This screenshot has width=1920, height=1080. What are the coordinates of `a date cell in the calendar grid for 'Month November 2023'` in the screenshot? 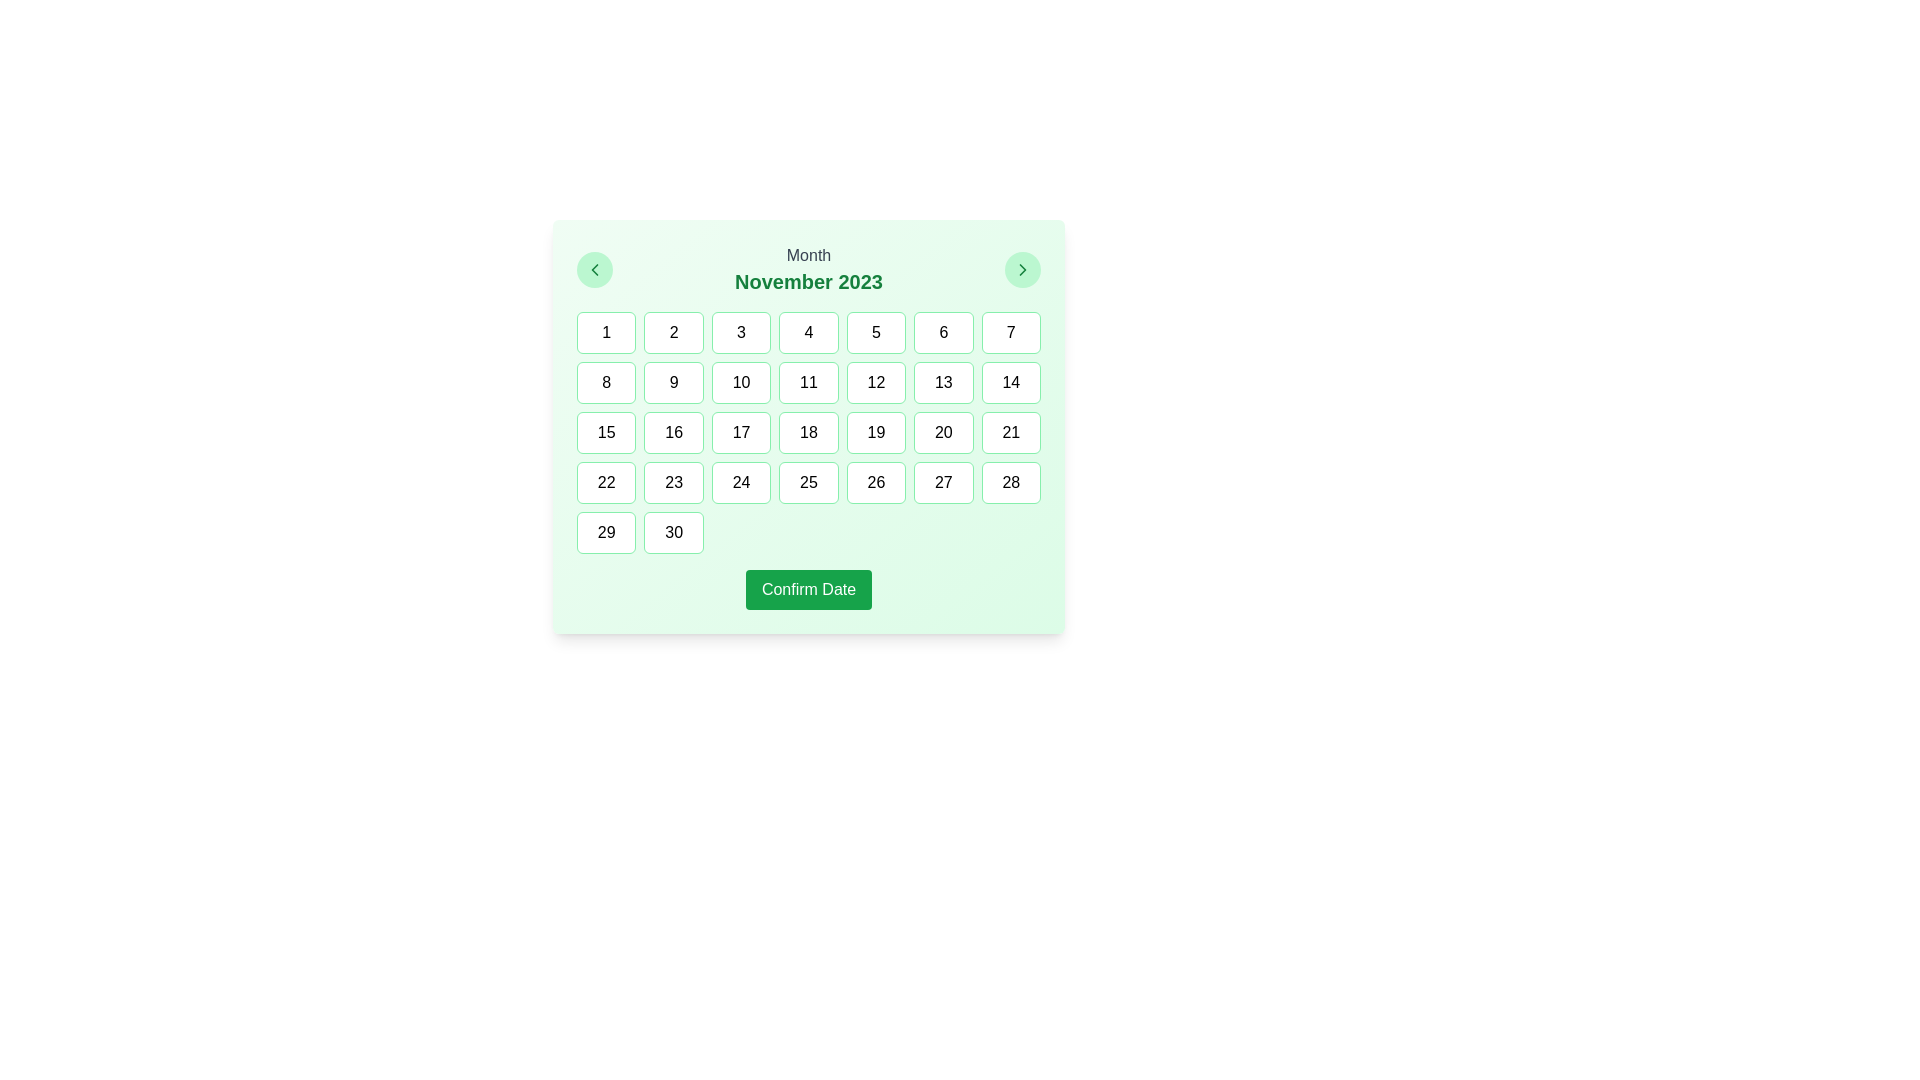 It's located at (809, 431).